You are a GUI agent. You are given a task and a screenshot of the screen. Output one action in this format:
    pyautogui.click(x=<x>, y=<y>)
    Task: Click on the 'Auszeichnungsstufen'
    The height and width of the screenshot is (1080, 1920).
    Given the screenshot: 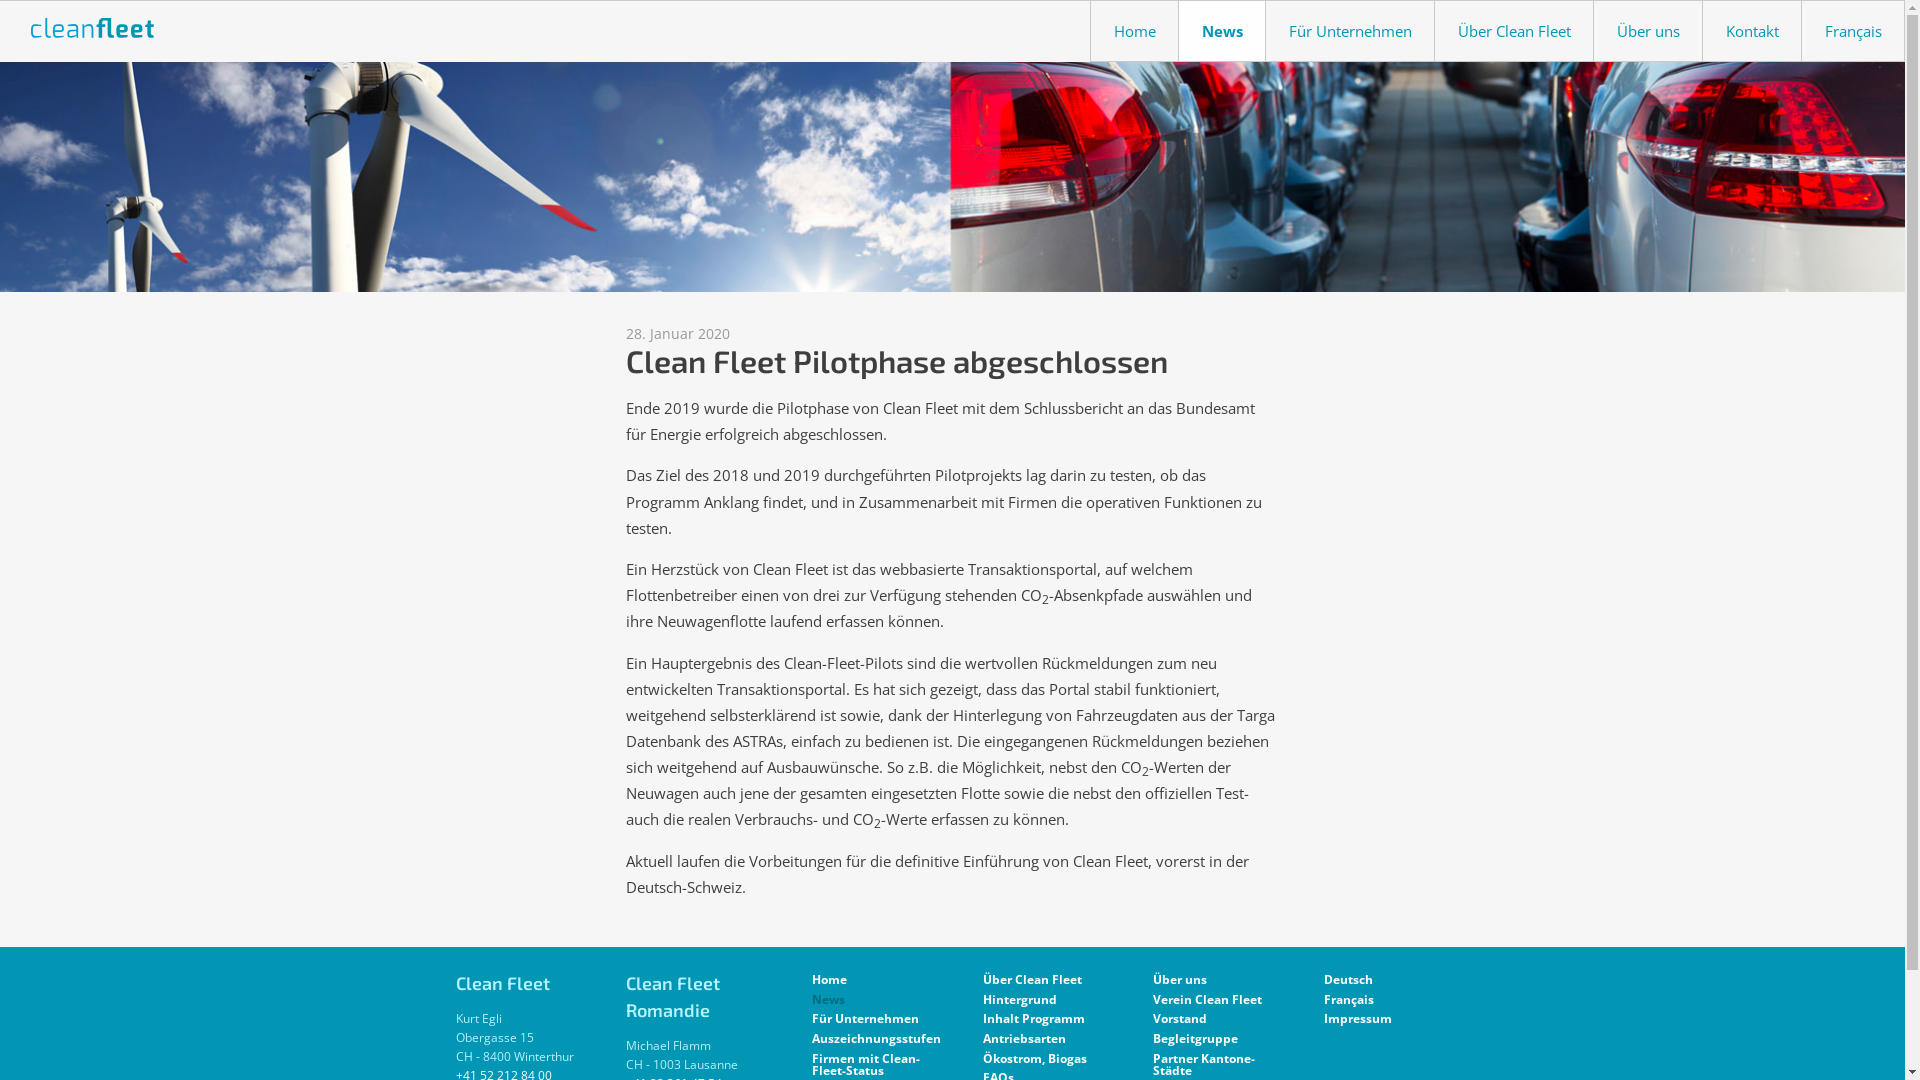 What is the action you would take?
    pyautogui.click(x=867, y=1037)
    